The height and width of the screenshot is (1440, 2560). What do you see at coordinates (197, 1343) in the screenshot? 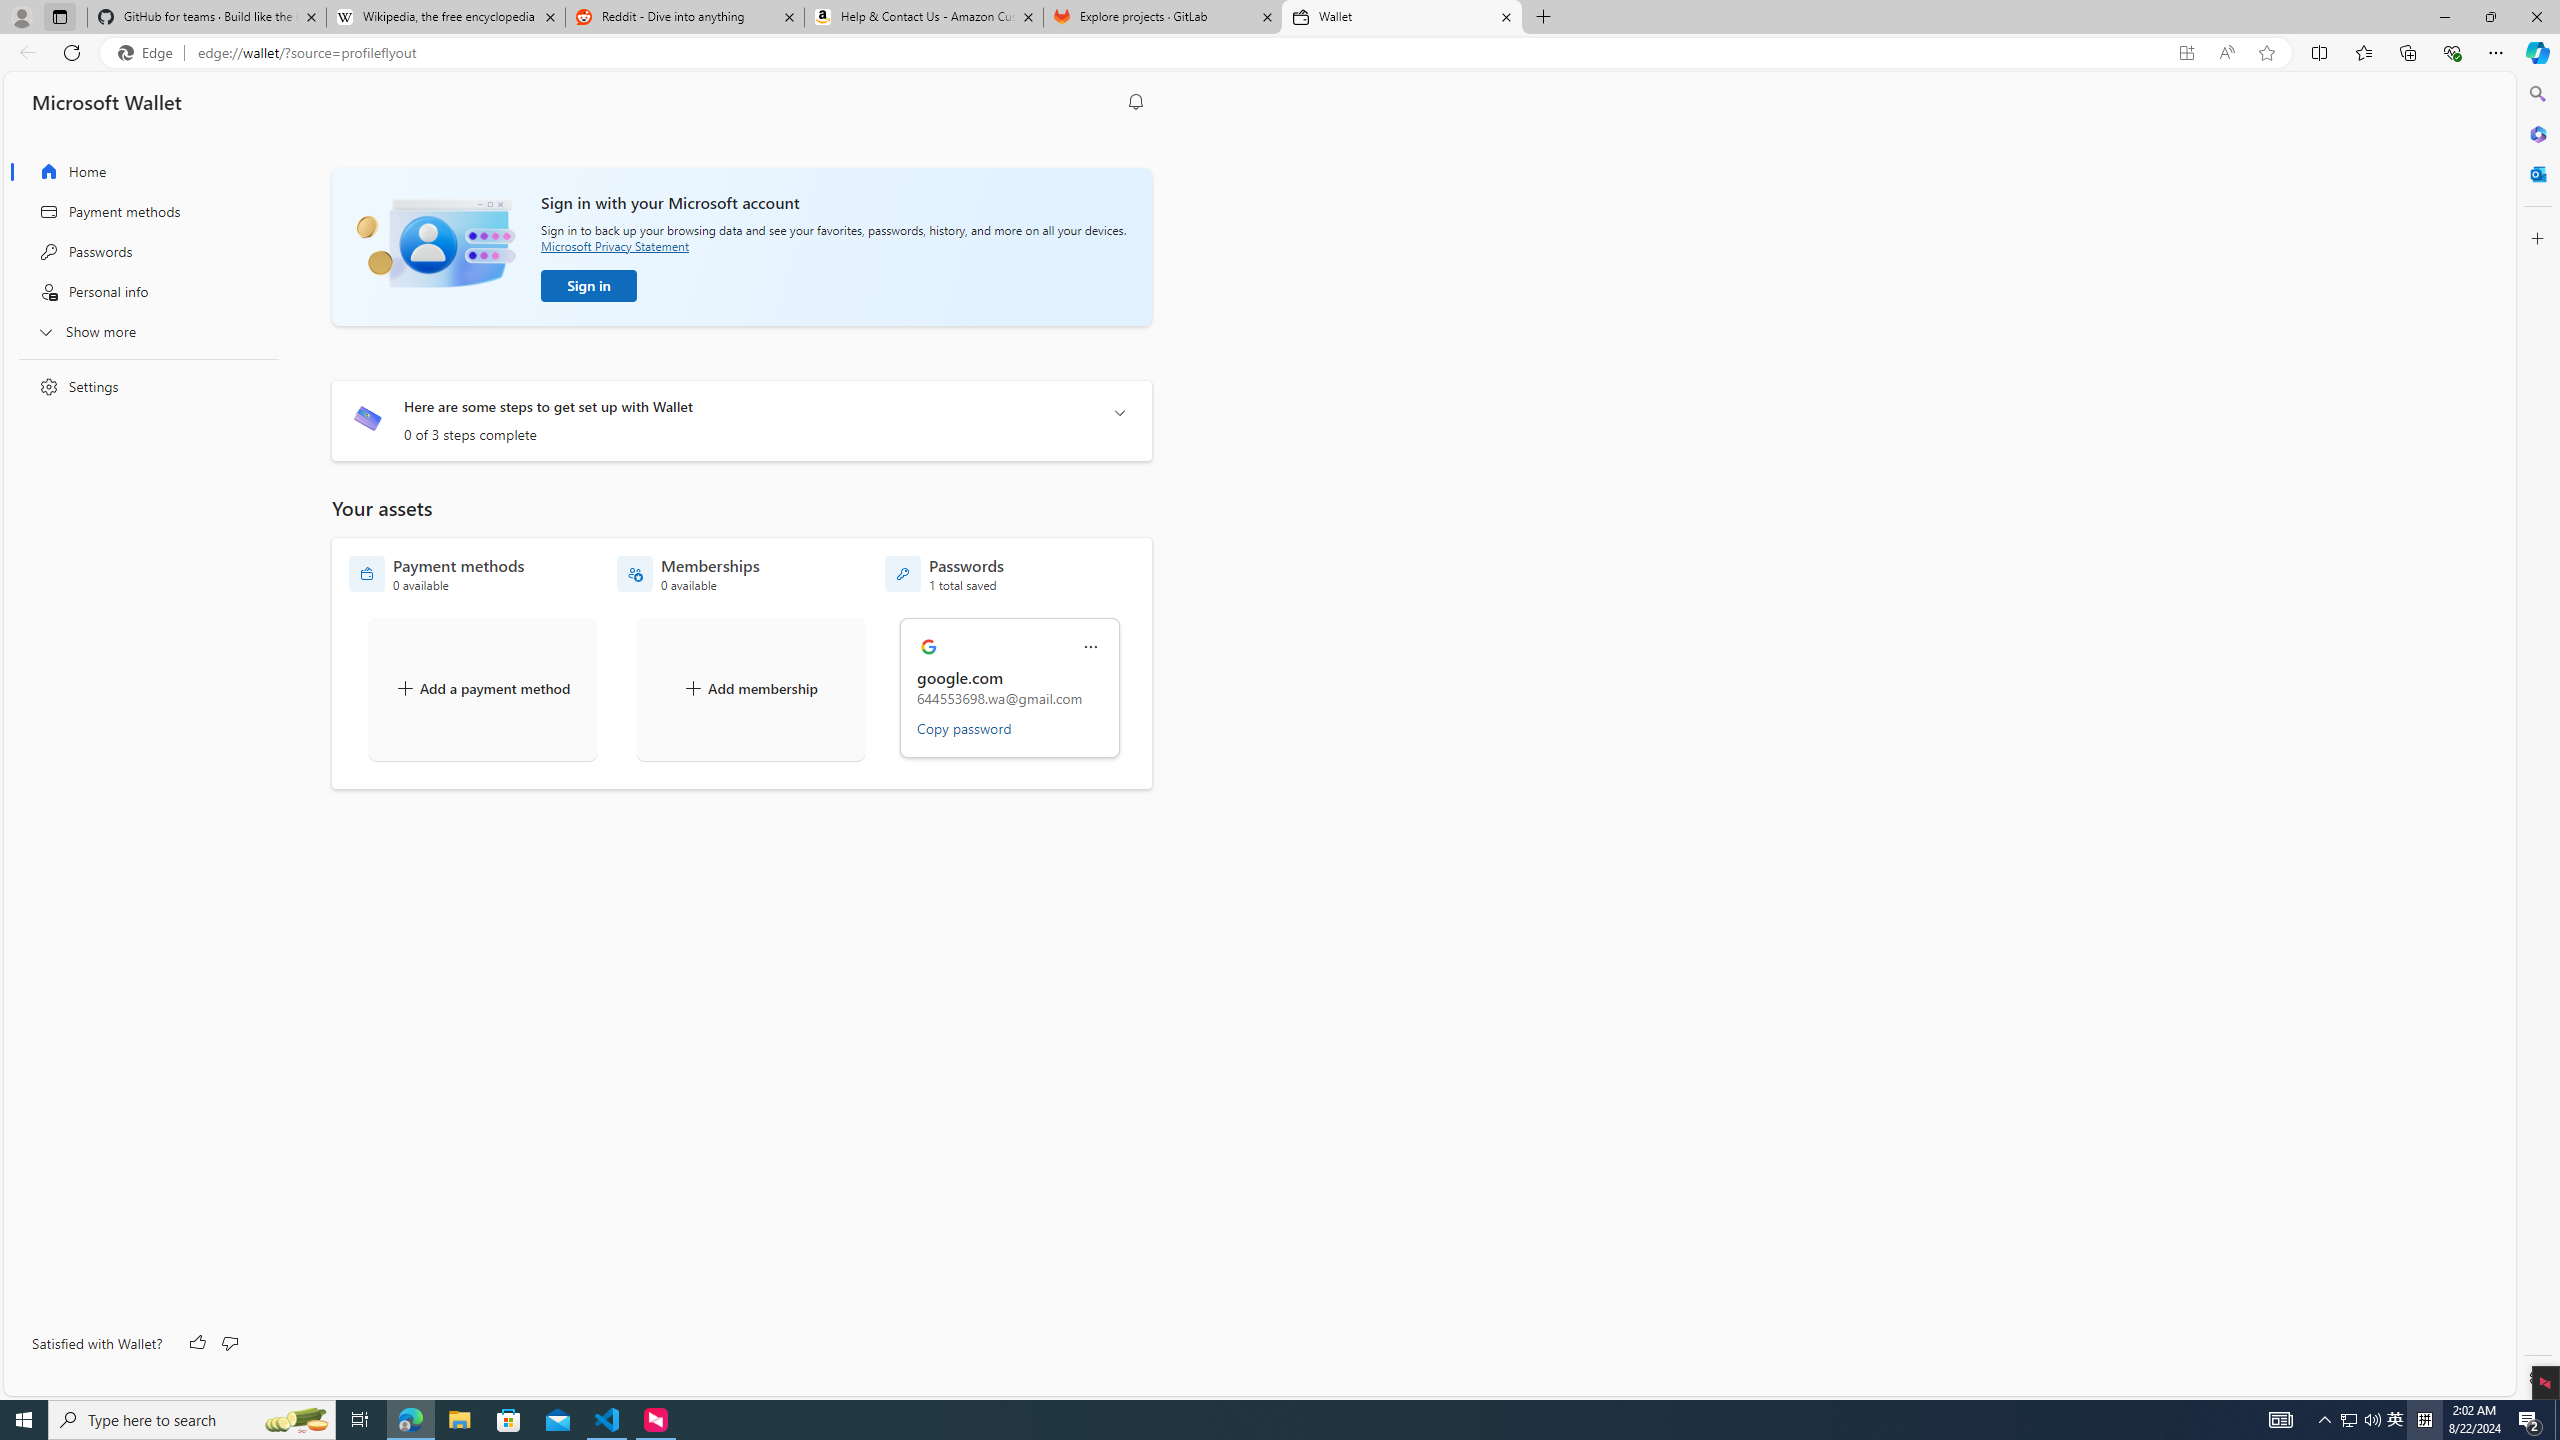
I see `'Like'` at bounding box center [197, 1343].